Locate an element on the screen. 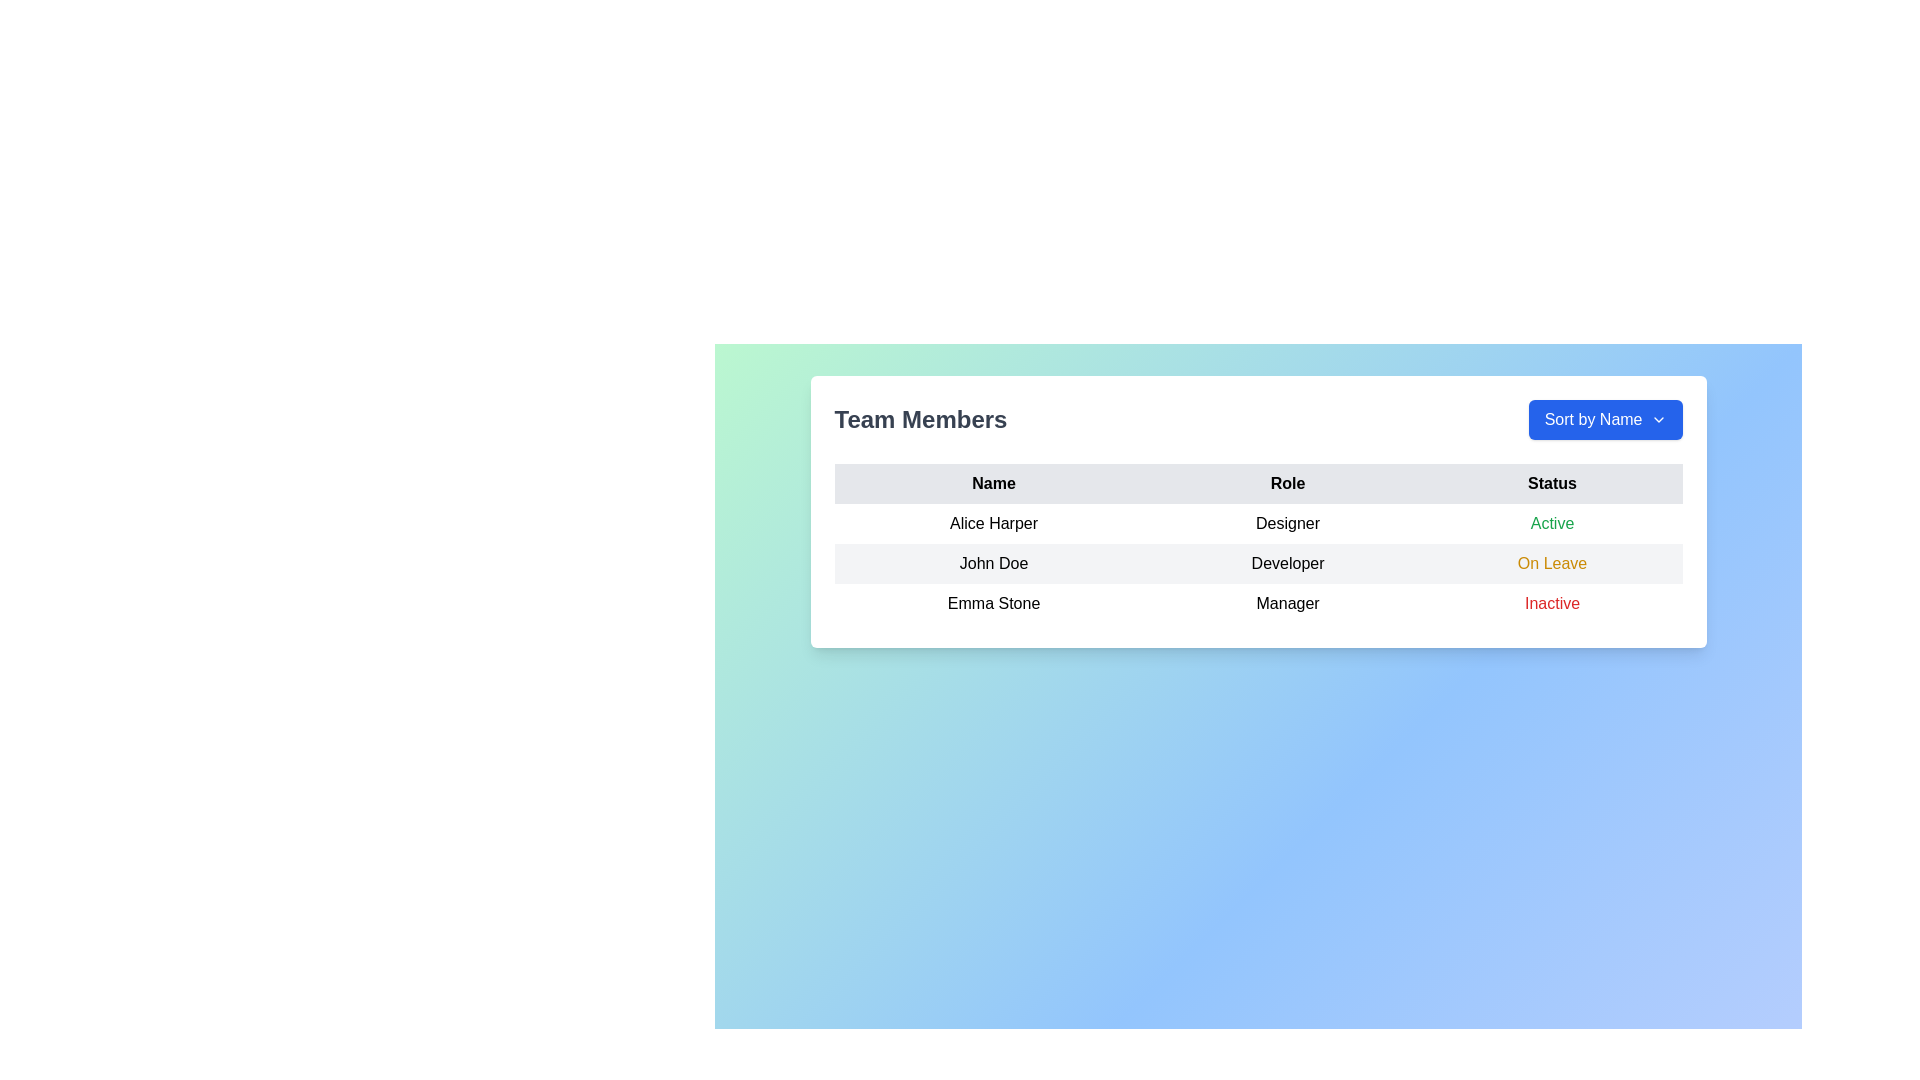  the header labeled 'Role' in the table, which is positioned between the 'Name' and 'Status' headers, with a light gray background and bold black text is located at coordinates (1288, 483).